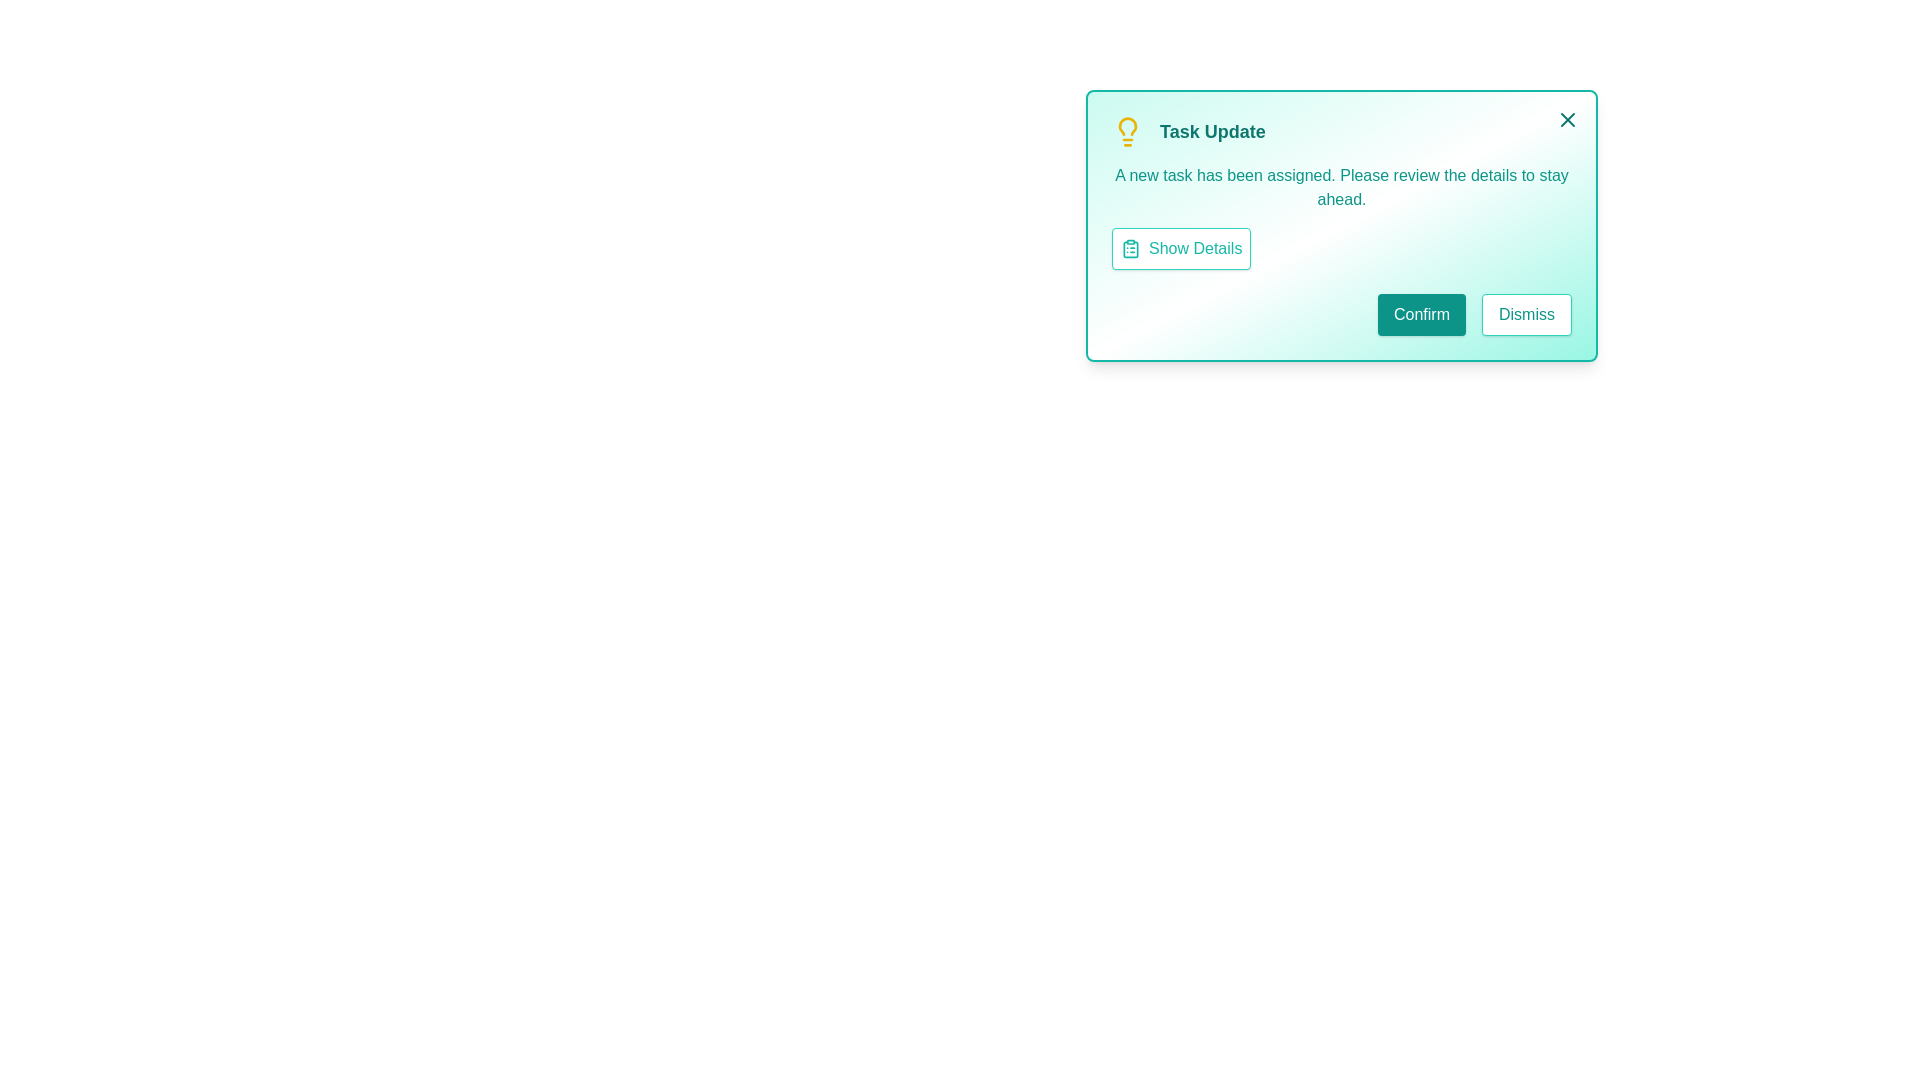 The image size is (1920, 1080). What do you see at coordinates (1525, 315) in the screenshot?
I see `the 'Dismiss' button to dismiss the notification alert` at bounding box center [1525, 315].